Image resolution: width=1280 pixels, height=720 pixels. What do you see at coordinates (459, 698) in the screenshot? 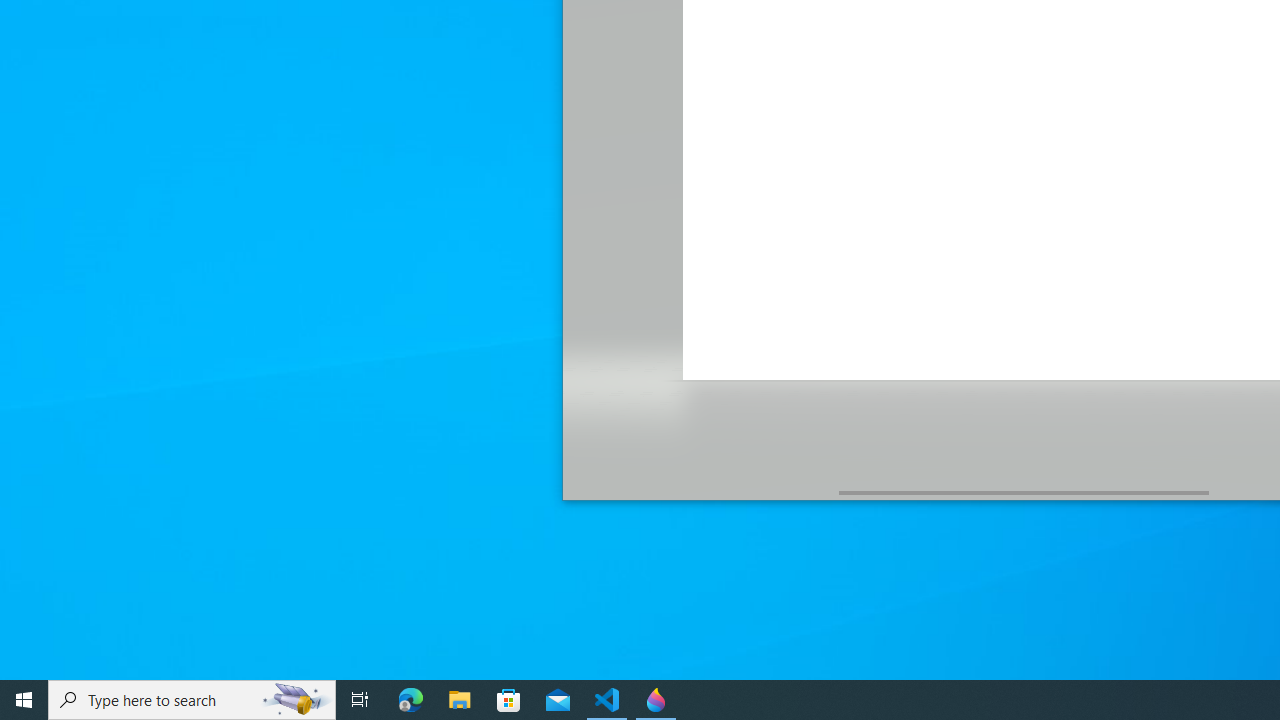
I see `'File Explorer'` at bounding box center [459, 698].